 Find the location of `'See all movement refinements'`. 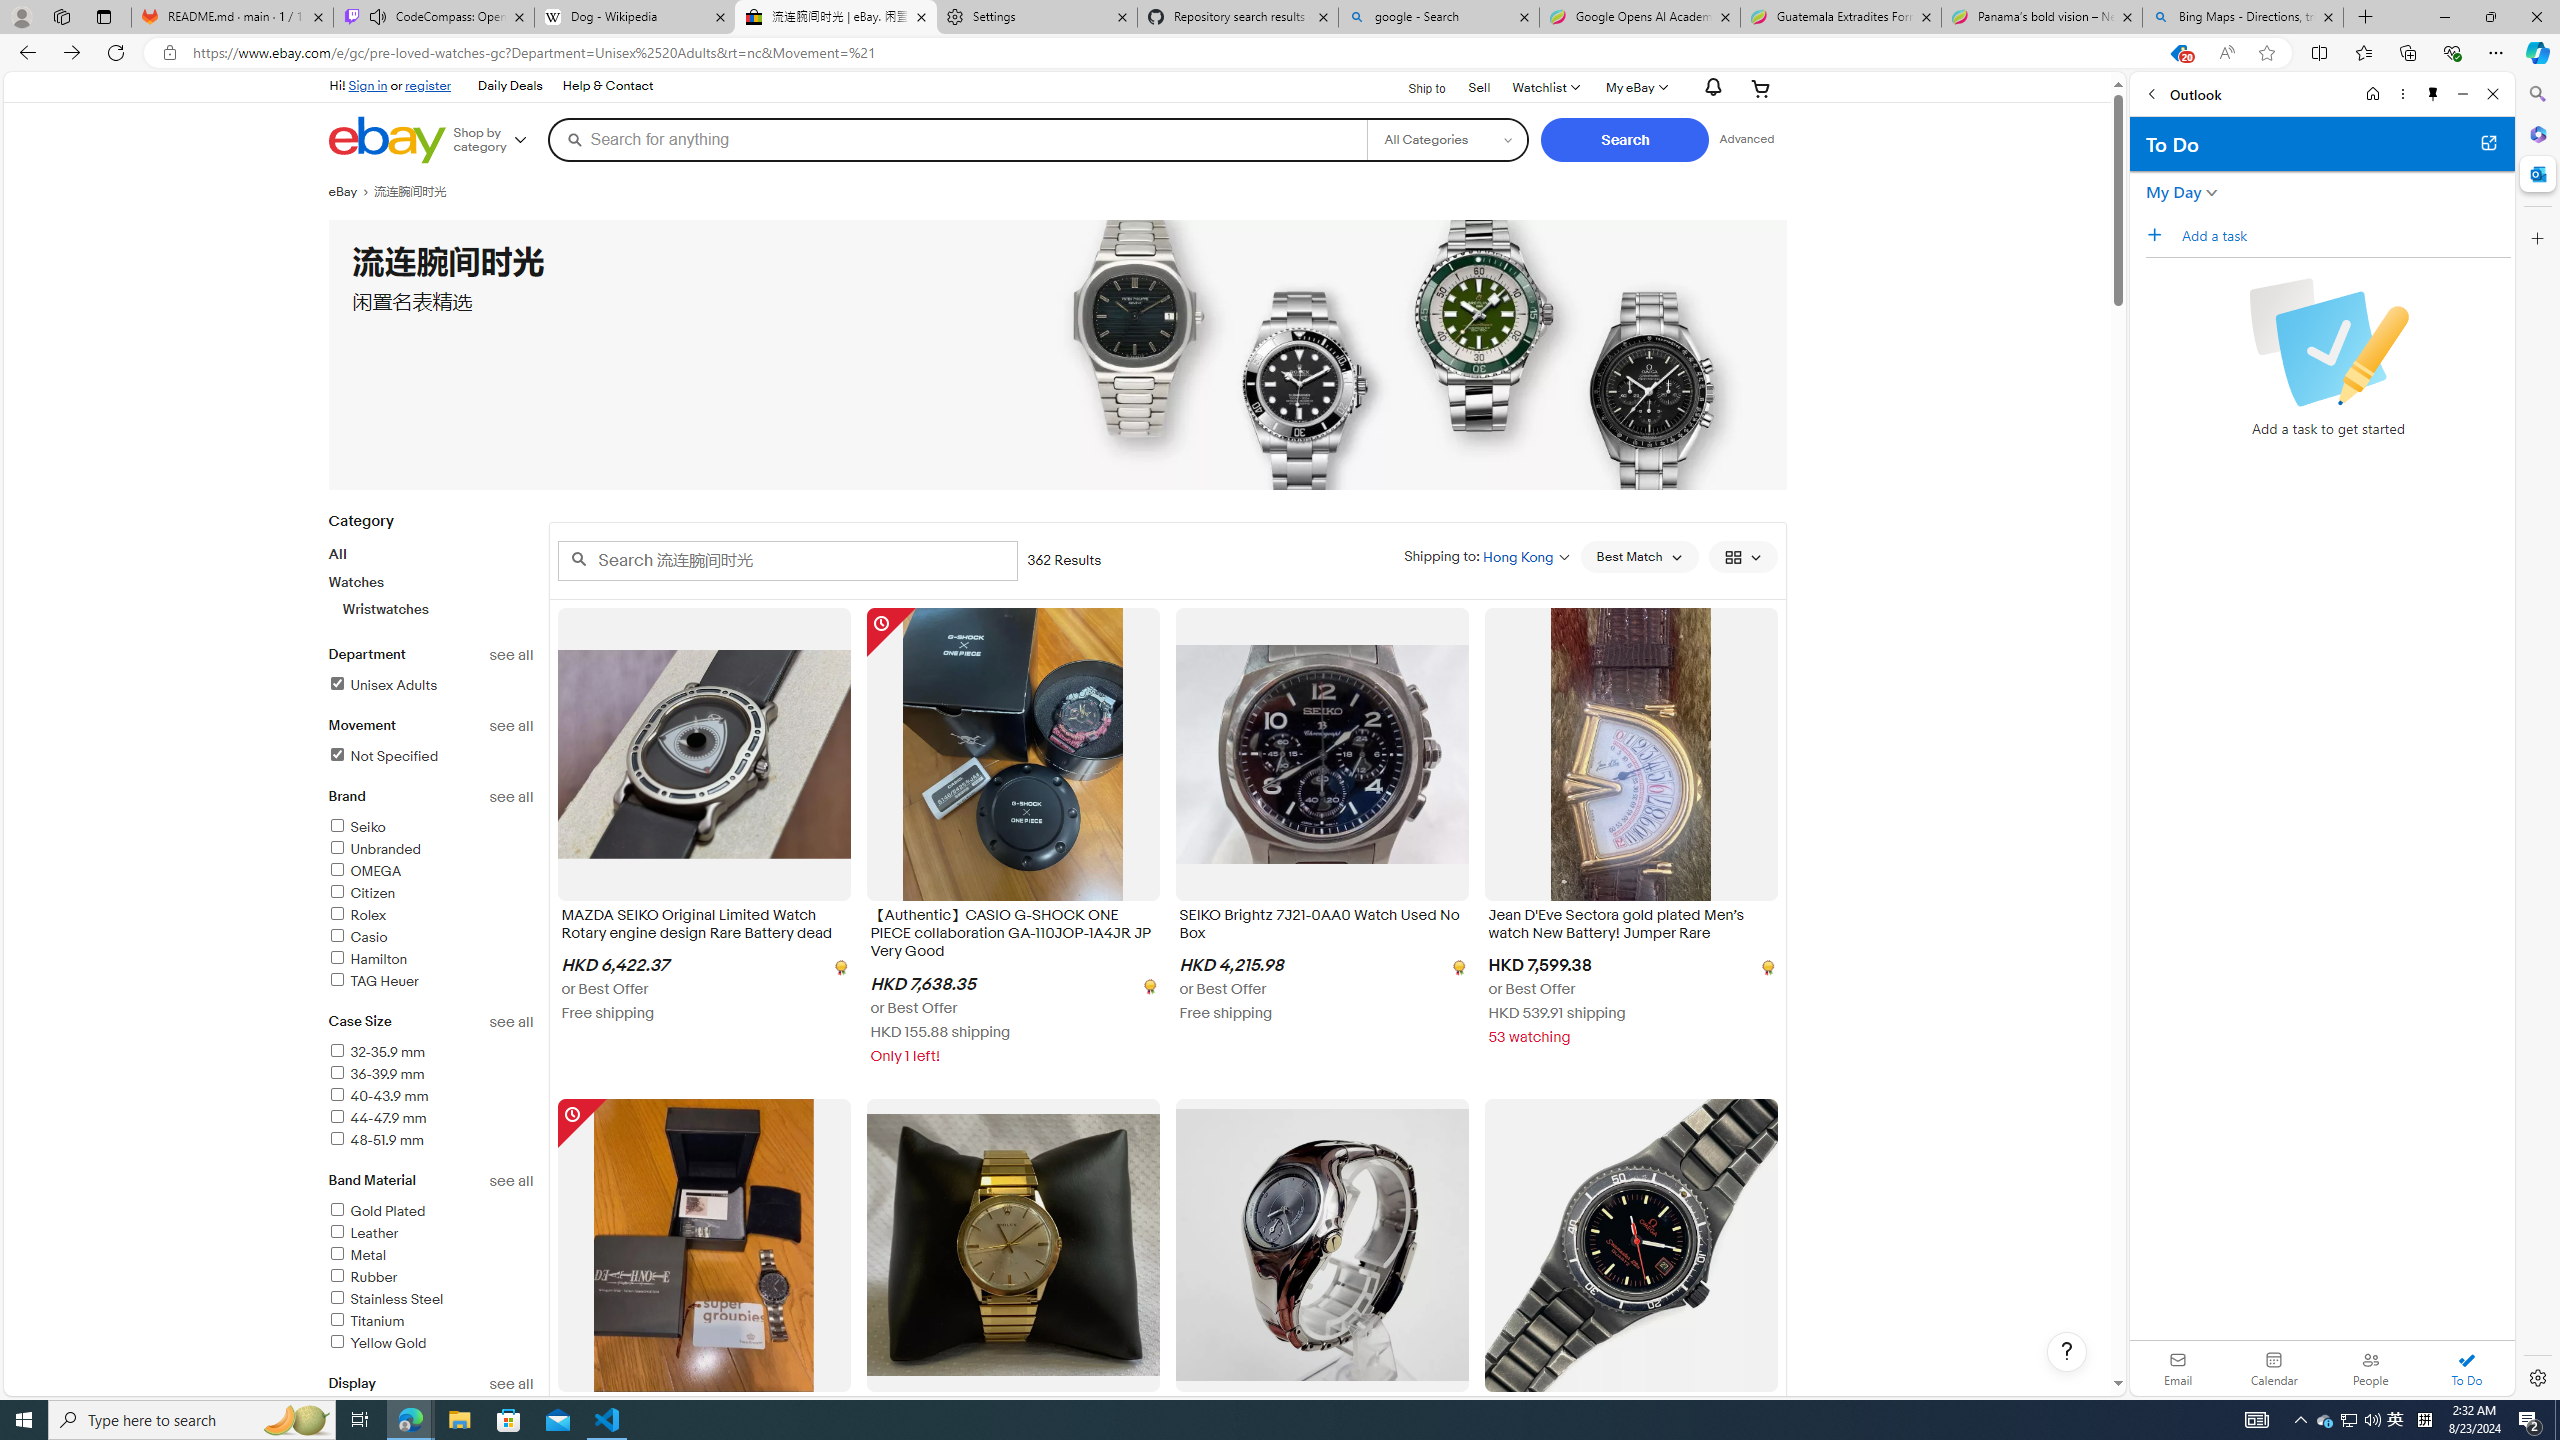

'See all movement refinements' is located at coordinates (511, 725).